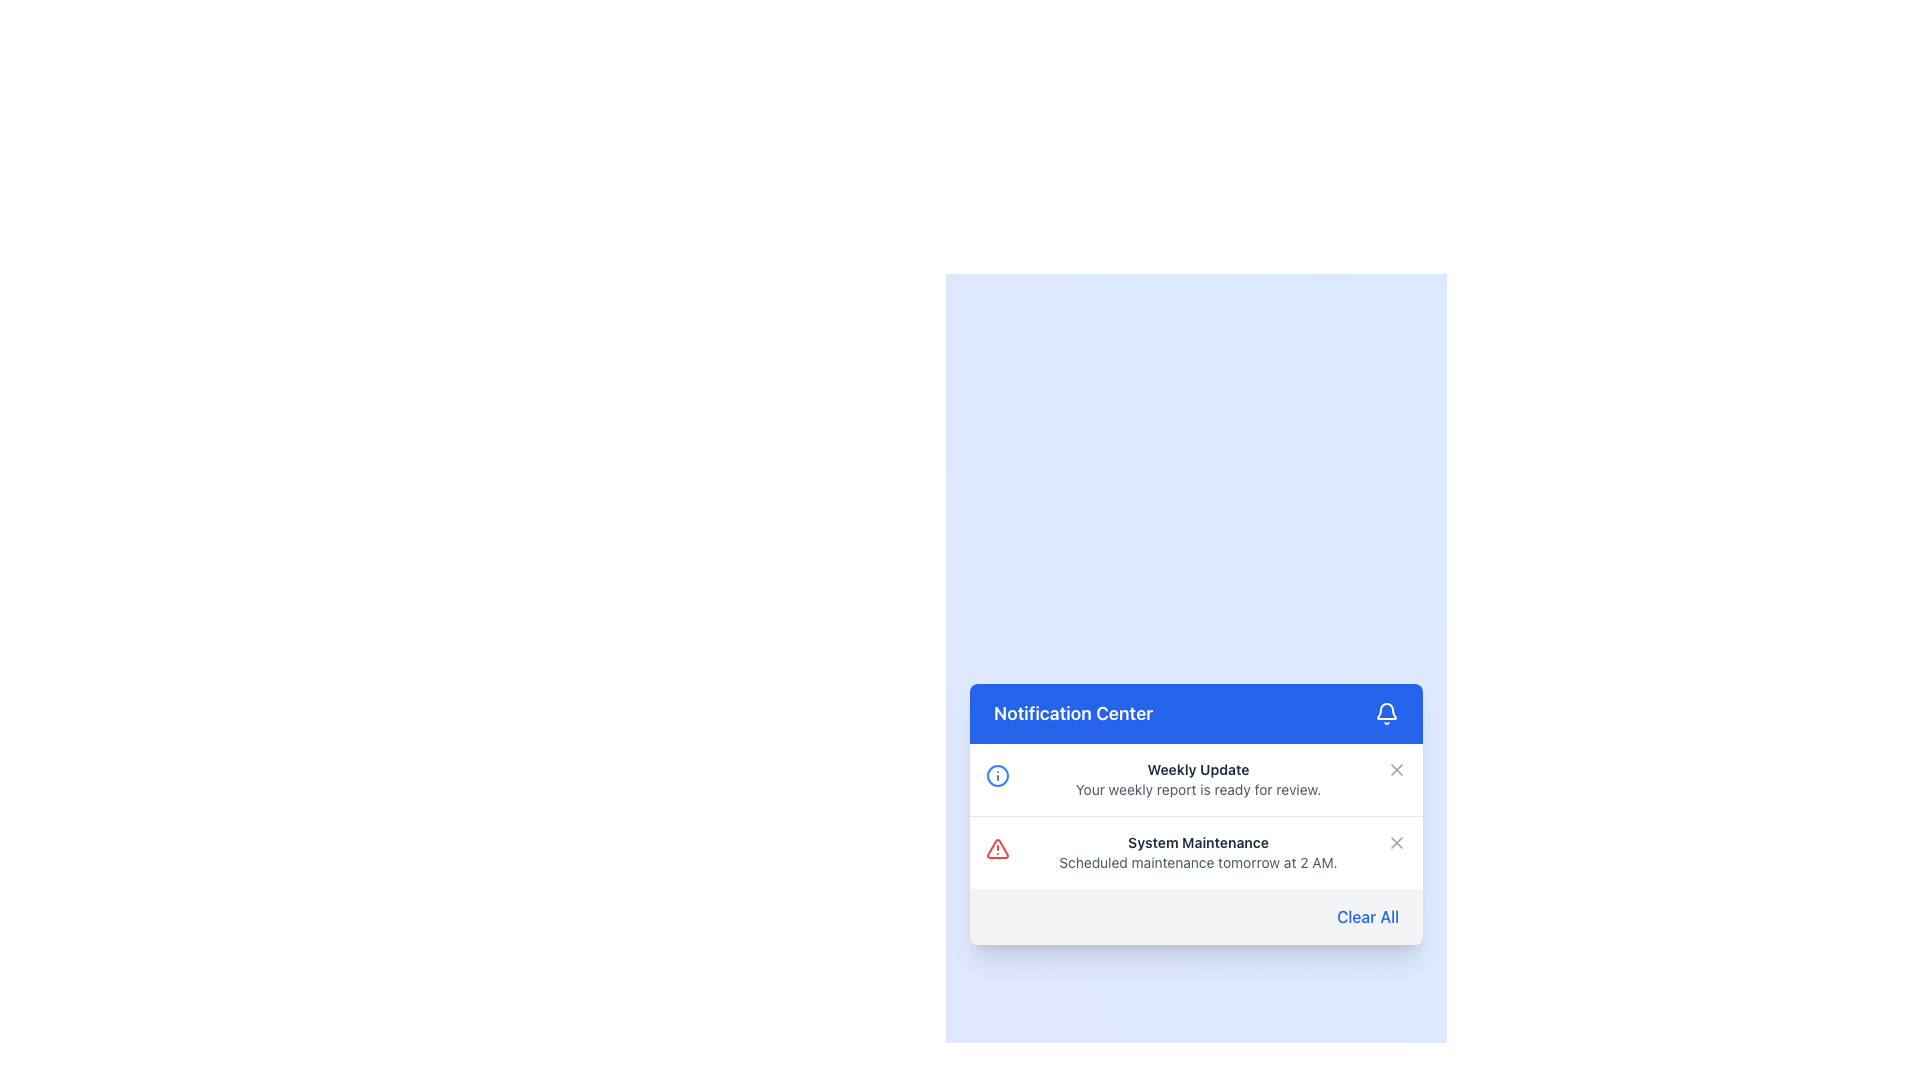  What do you see at coordinates (1198, 788) in the screenshot?
I see `text indicating that a weekly report is available for review, located in the Notification Center below the 'Weekly Update' title` at bounding box center [1198, 788].